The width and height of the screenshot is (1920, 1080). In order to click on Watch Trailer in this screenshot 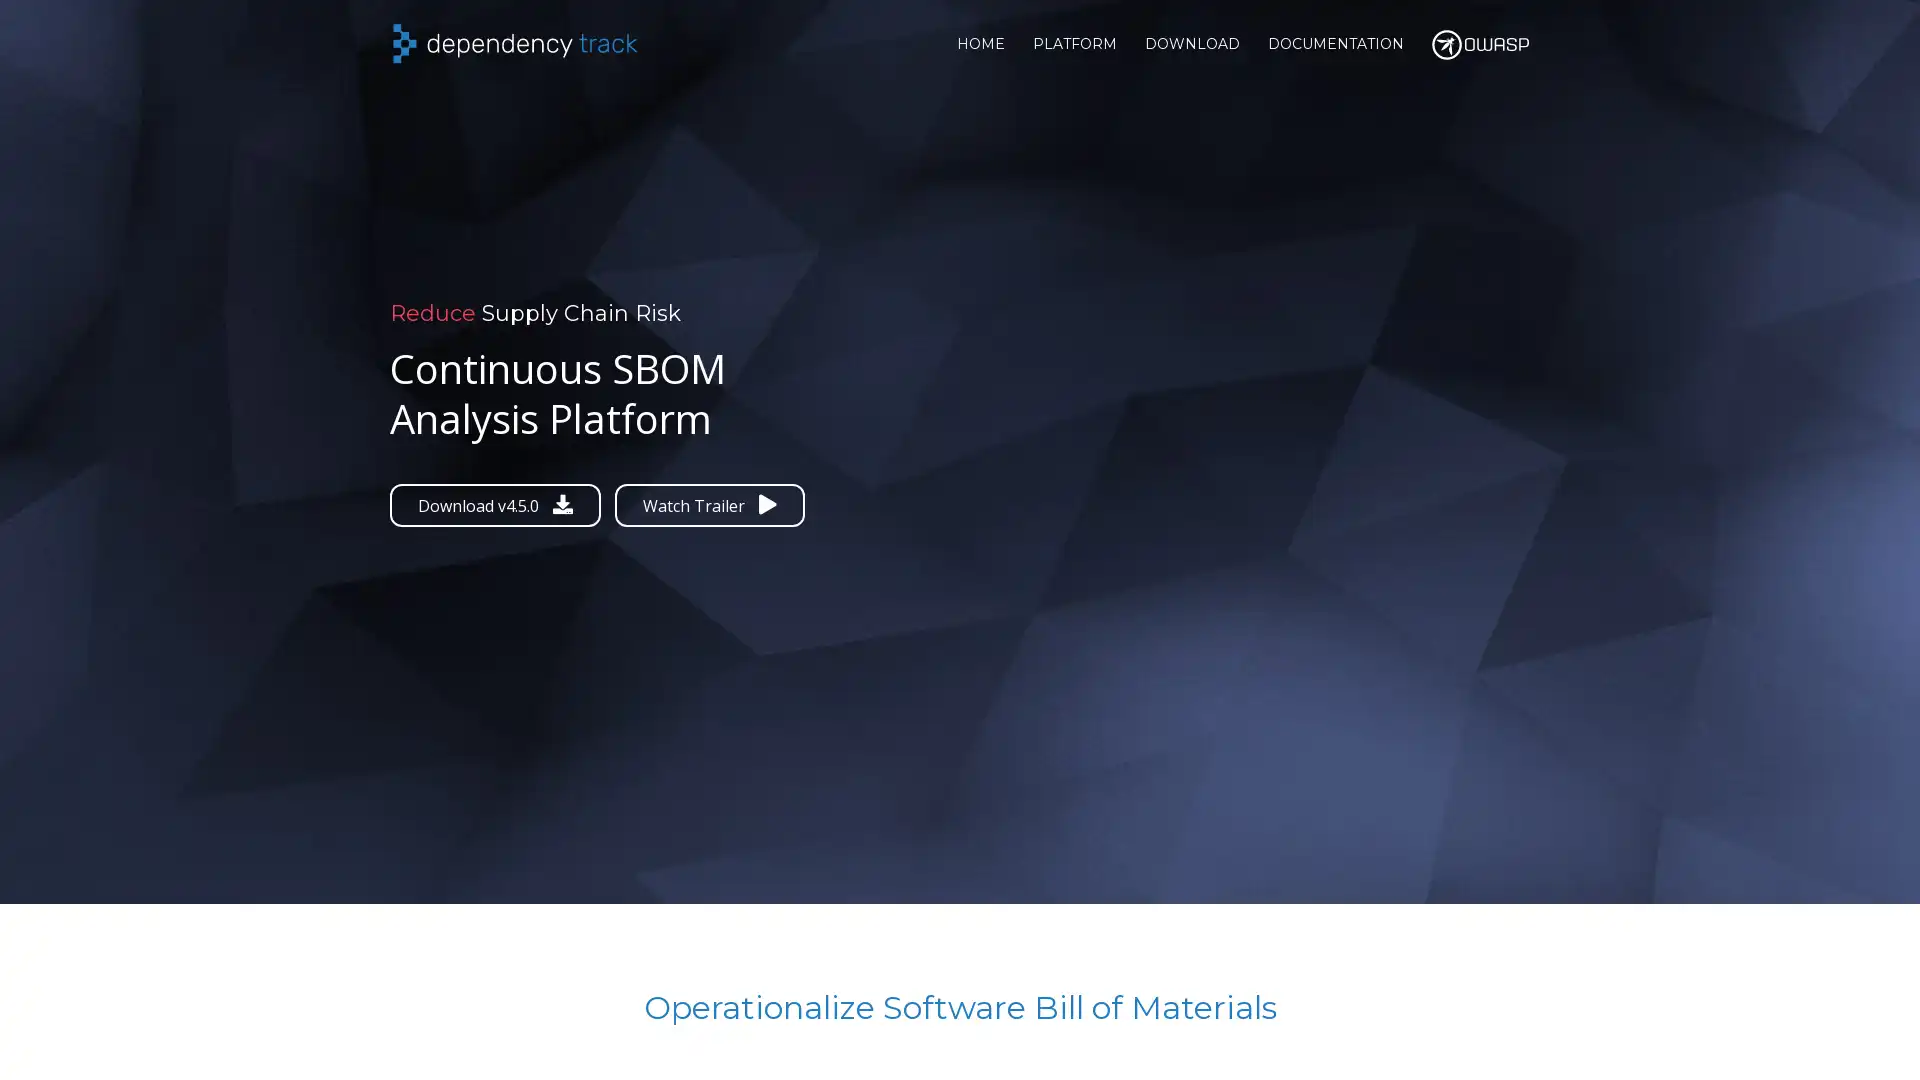, I will do `click(710, 504)`.